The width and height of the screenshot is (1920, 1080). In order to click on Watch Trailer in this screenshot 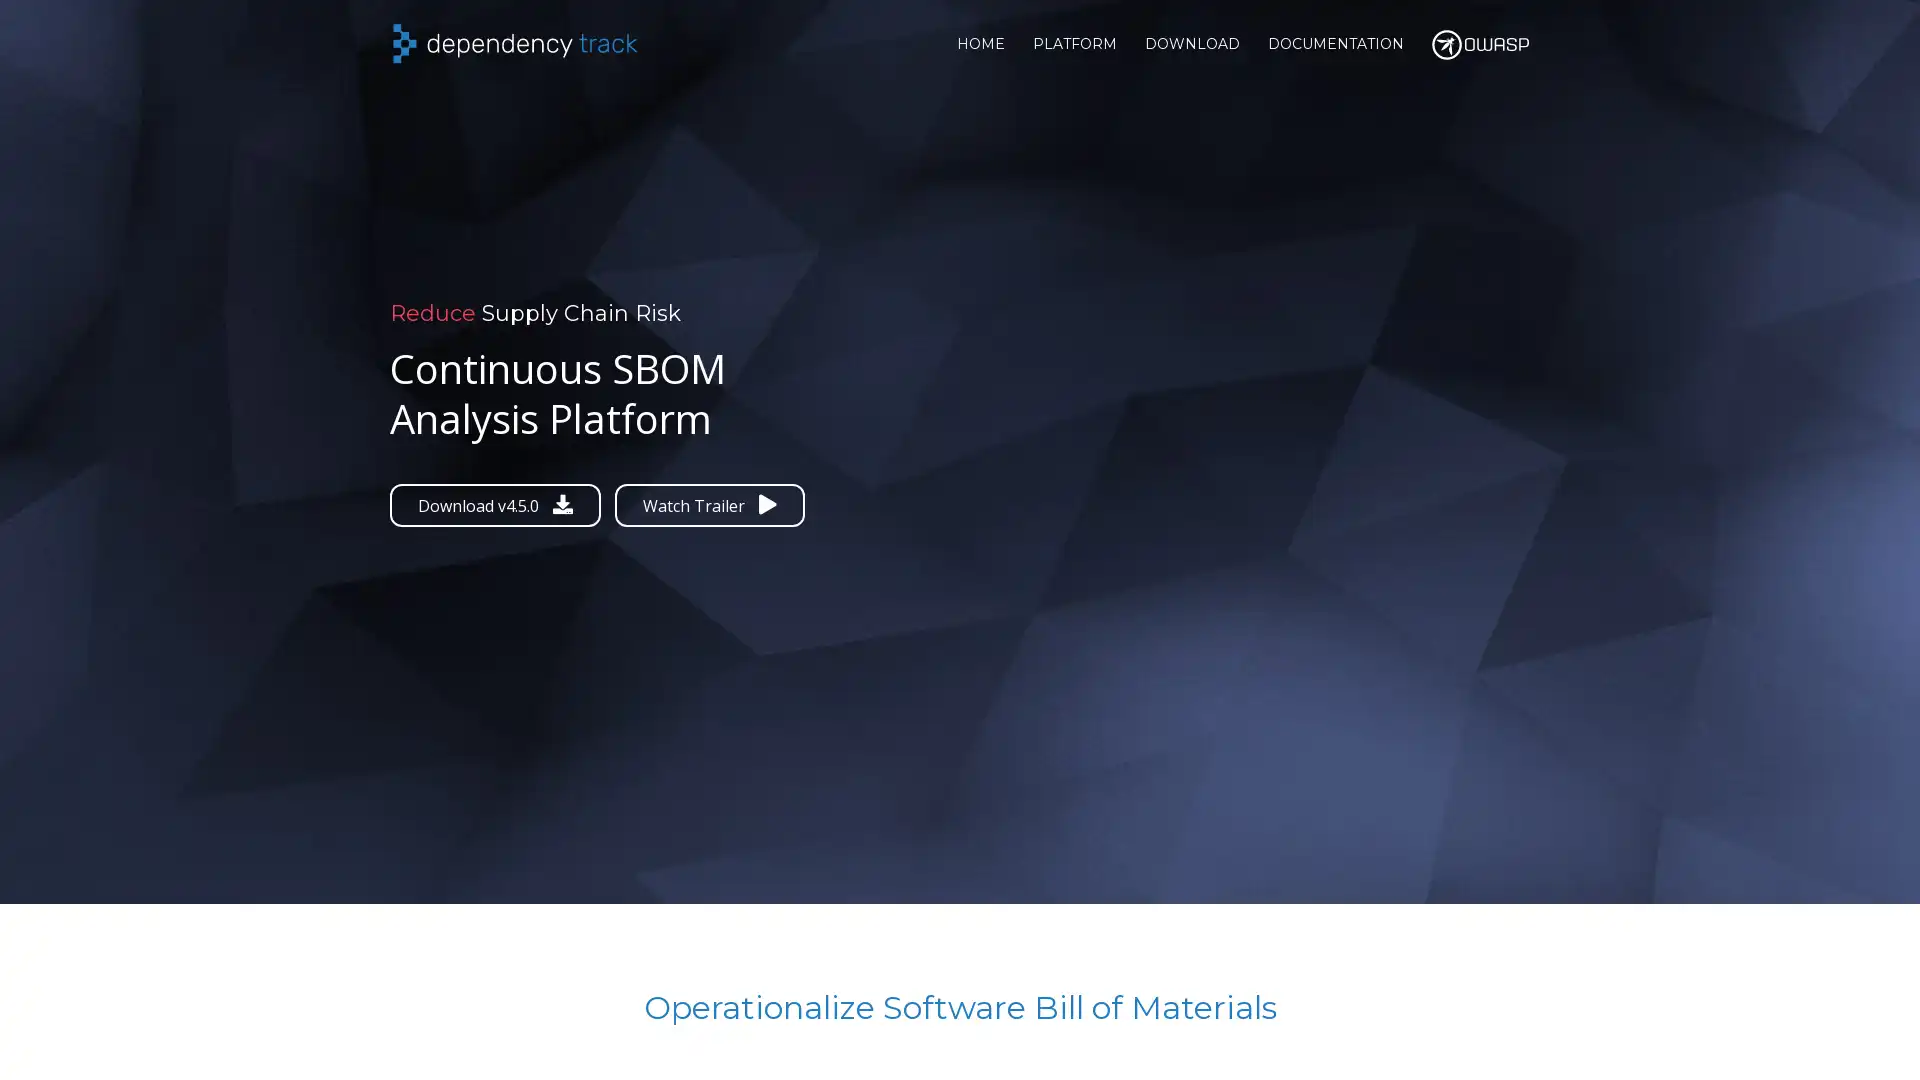, I will do `click(710, 504)`.